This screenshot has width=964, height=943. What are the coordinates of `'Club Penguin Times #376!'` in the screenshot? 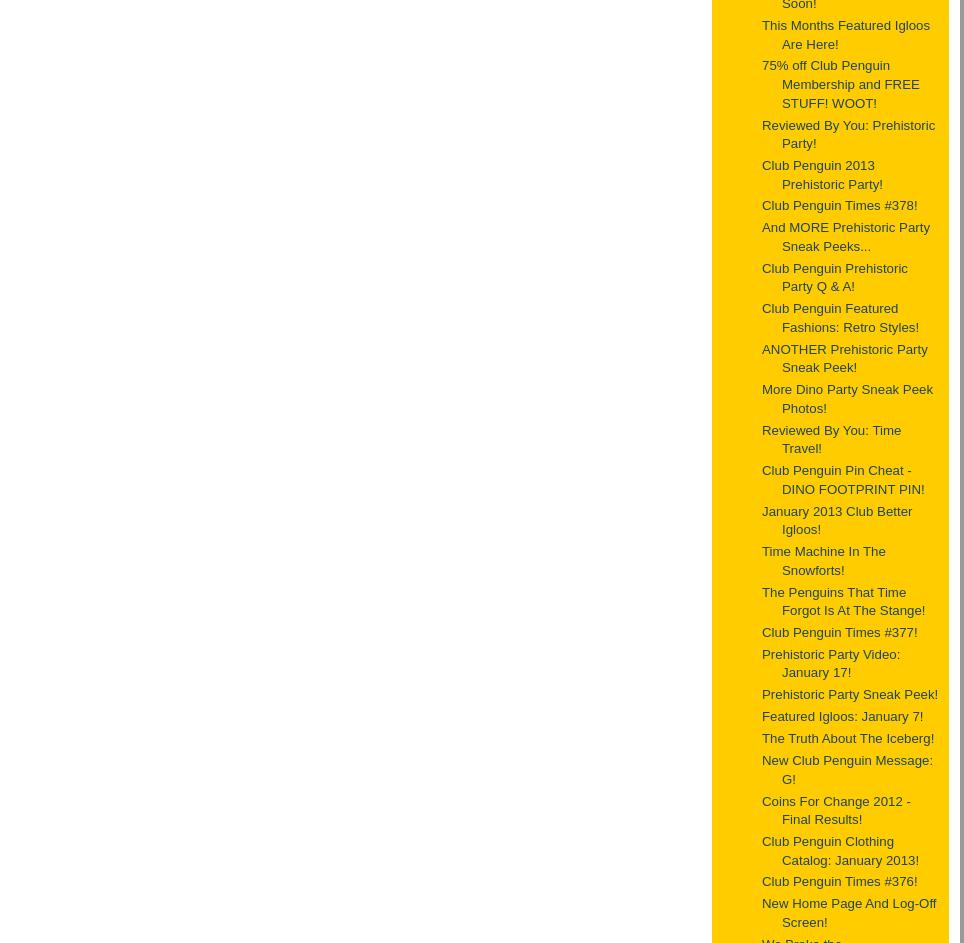 It's located at (838, 881).